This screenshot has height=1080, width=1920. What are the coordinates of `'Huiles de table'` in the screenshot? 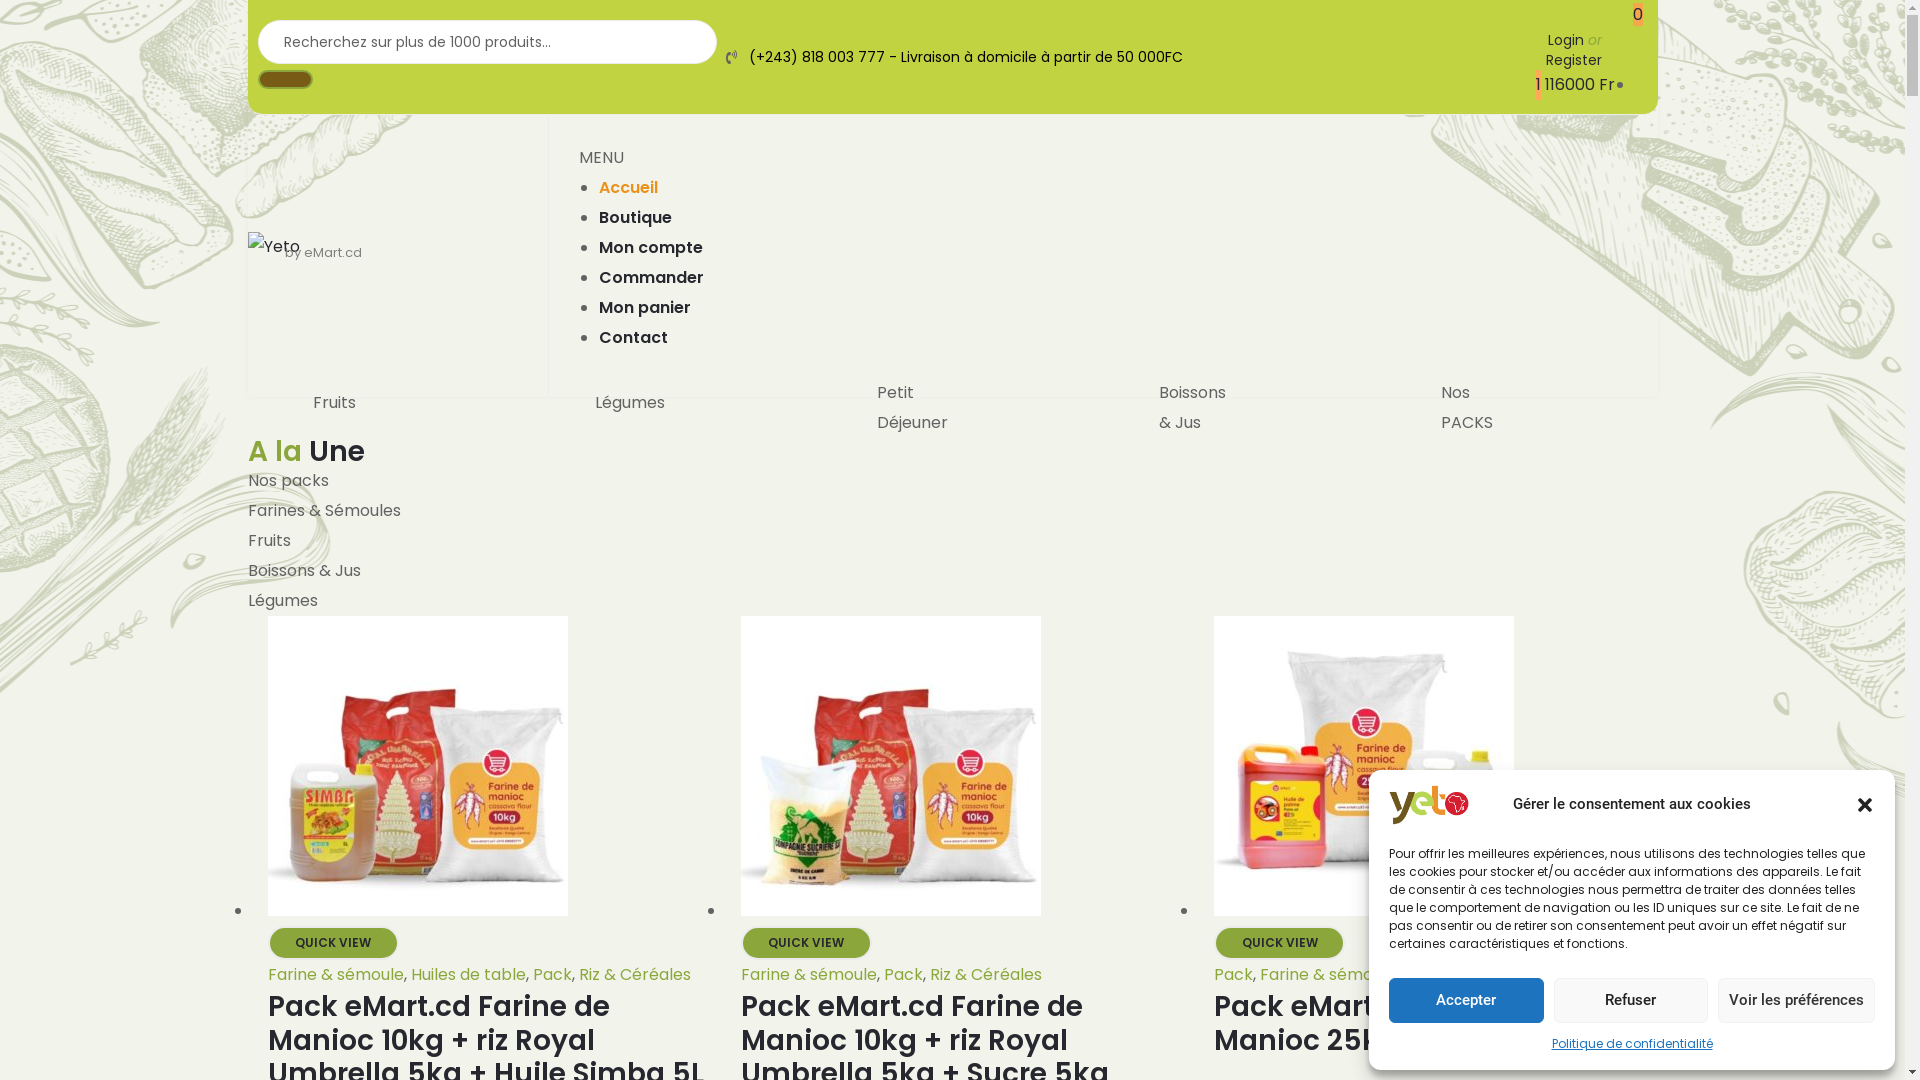 It's located at (466, 973).